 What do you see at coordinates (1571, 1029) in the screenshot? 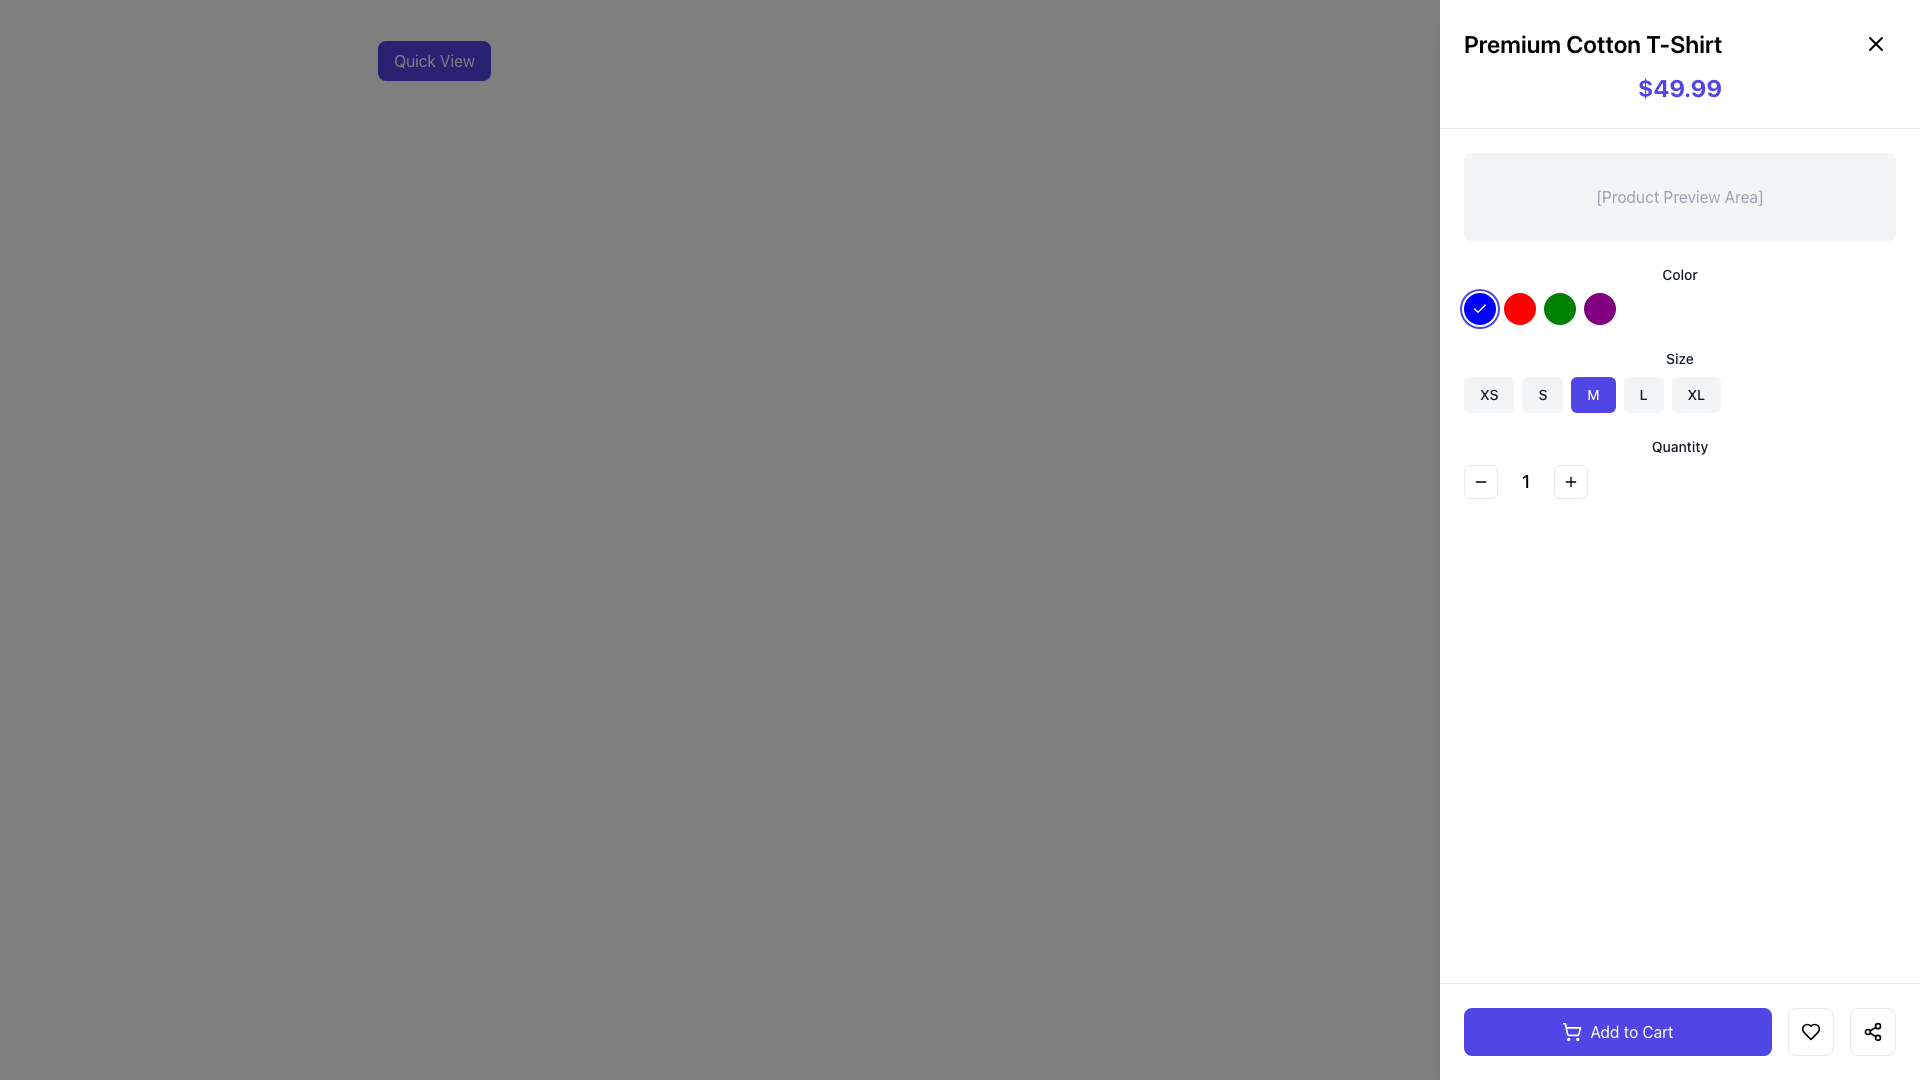
I see `the shopping cart icon located within the 'Add to Cart' button at the bottom-right of the interface` at bounding box center [1571, 1029].